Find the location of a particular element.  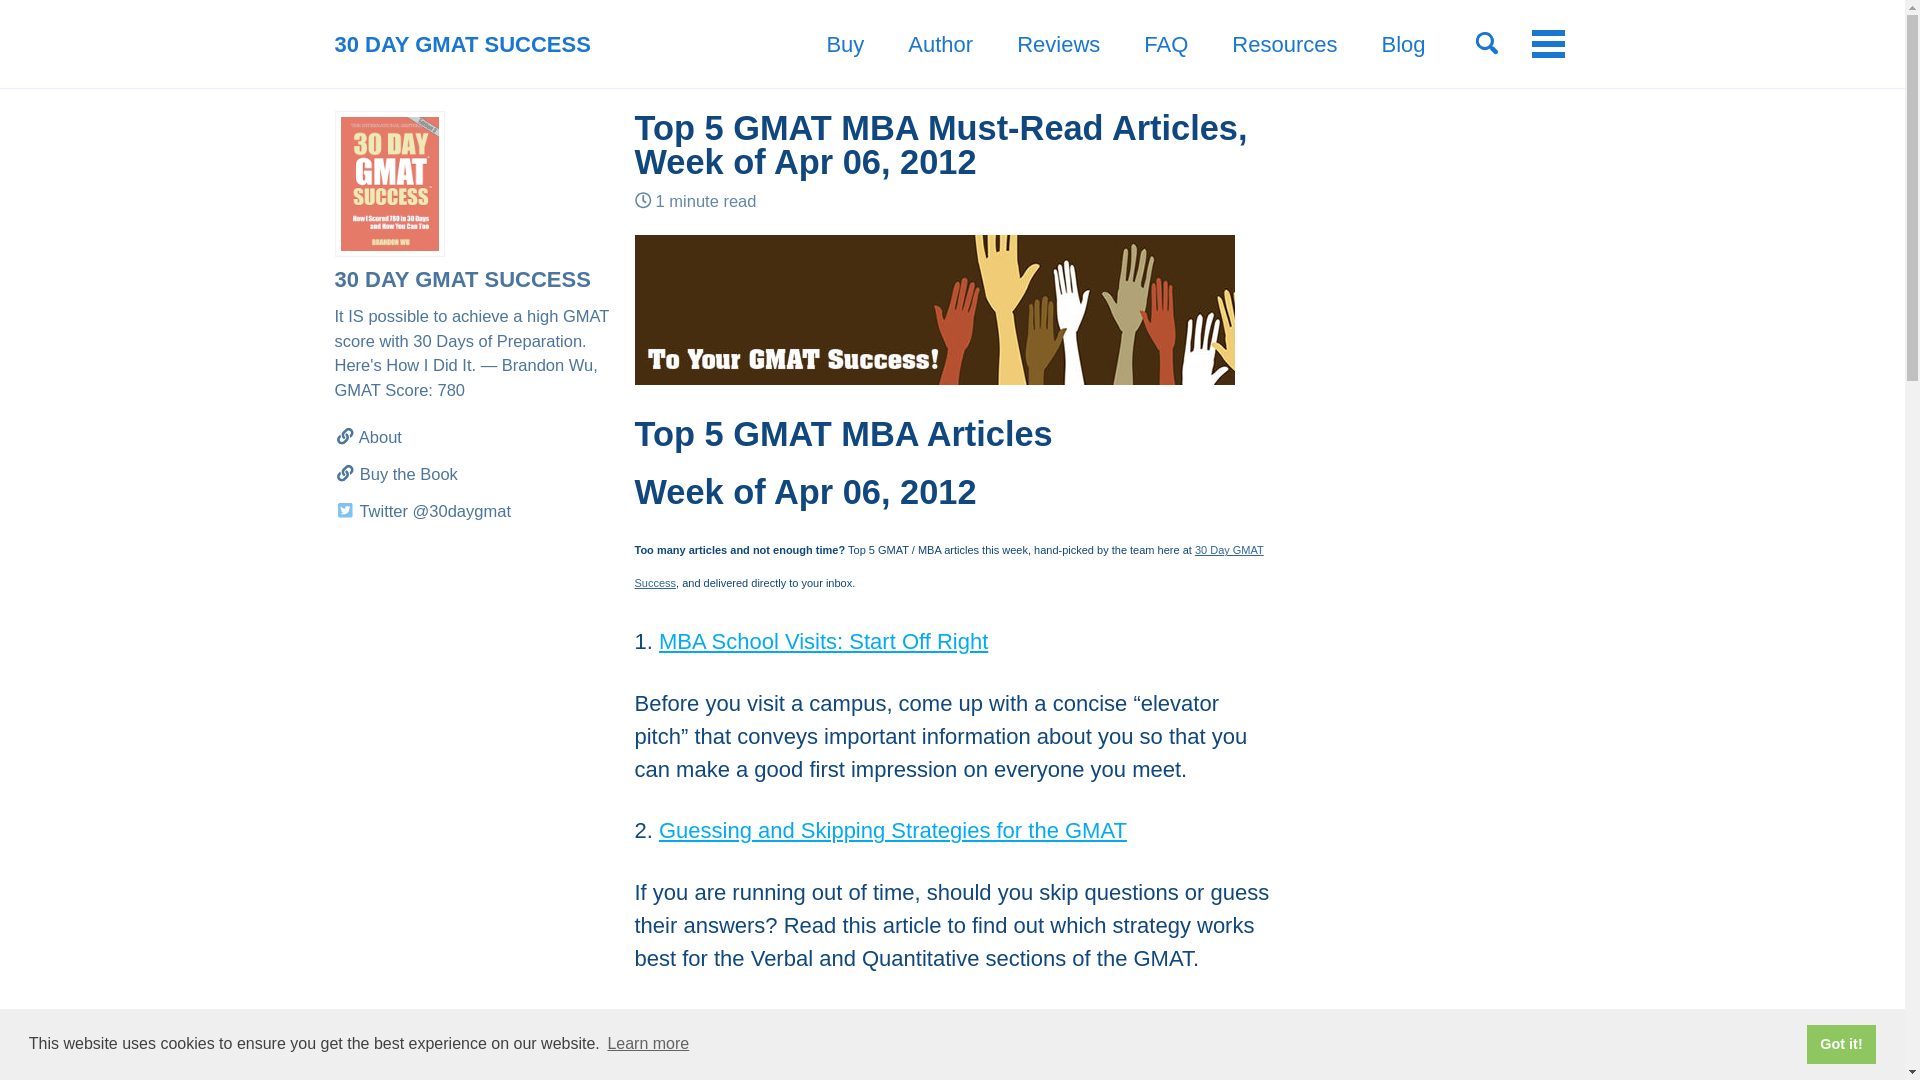

'30 Day GMAT Success' is located at coordinates (947, 566).